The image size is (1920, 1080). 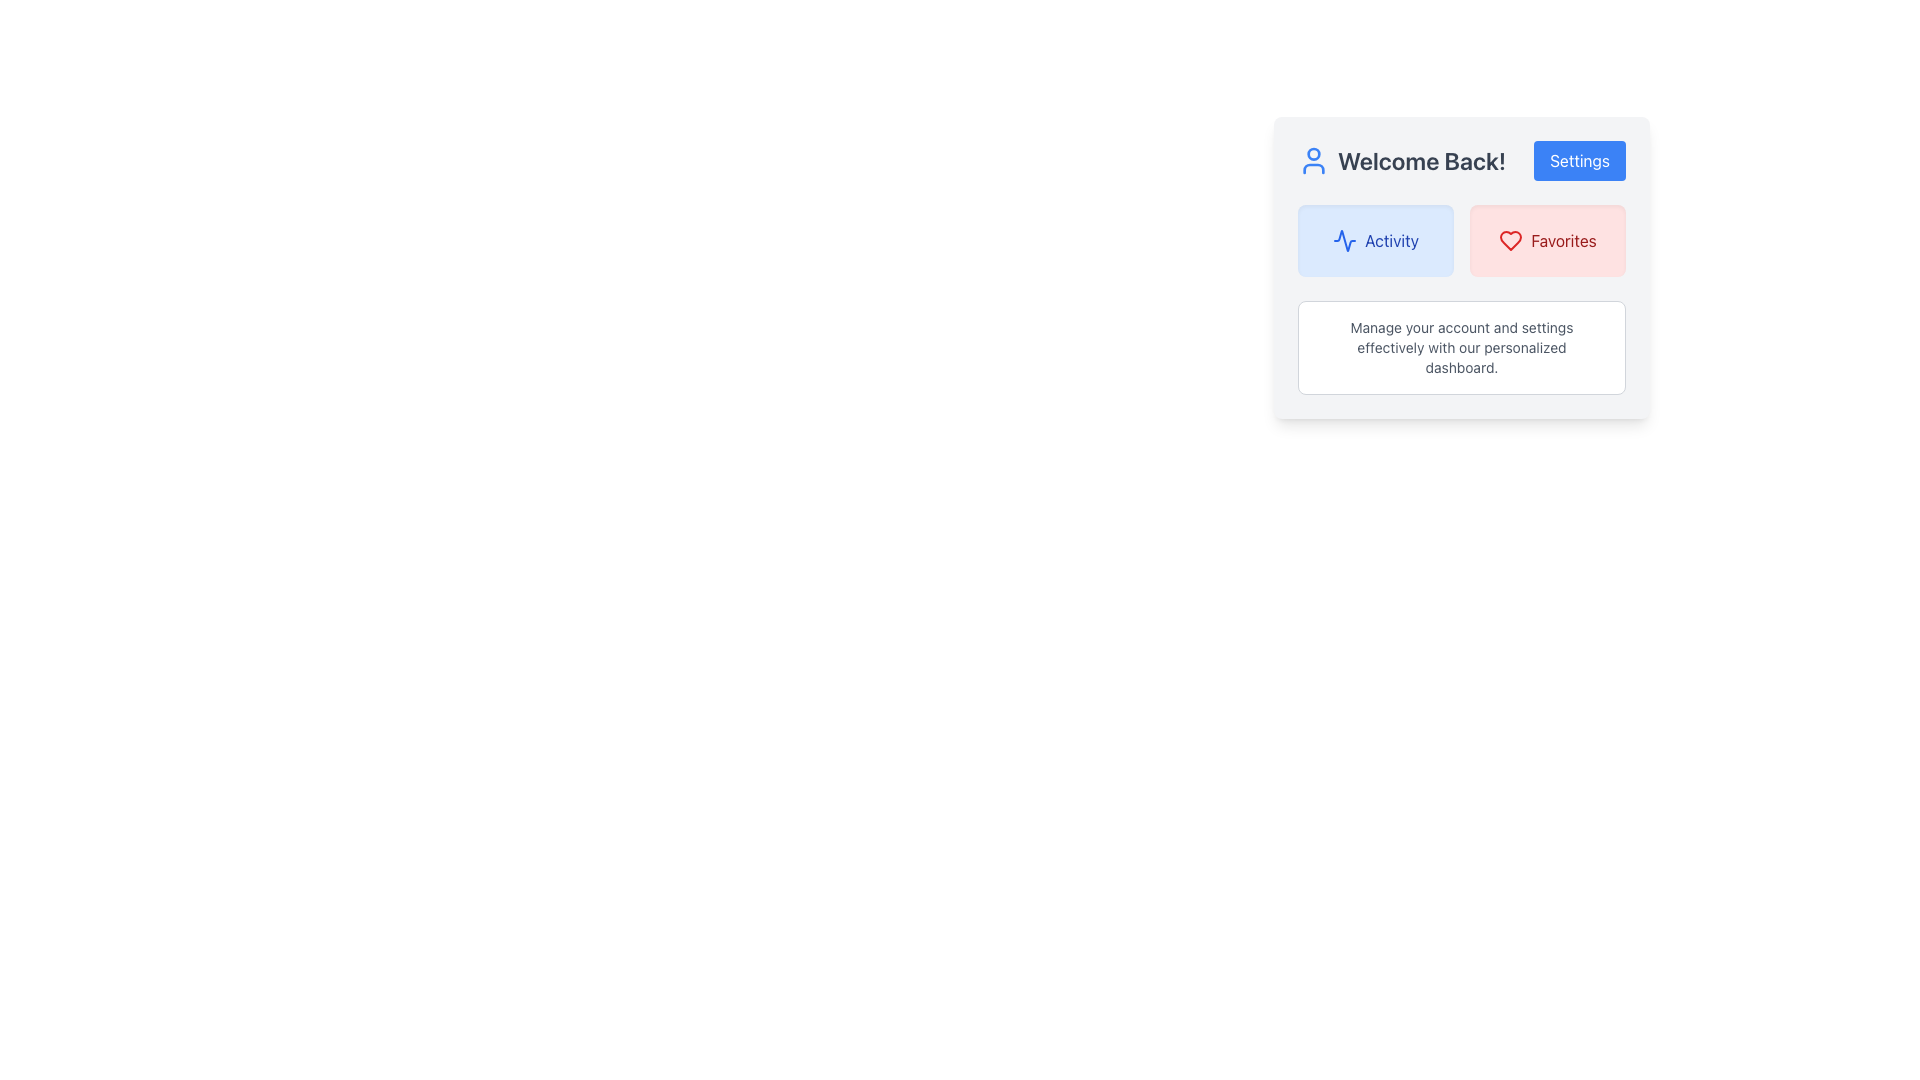 I want to click on the text box that contains the message 'Manage your account and settings effectively with our personalized dashboard.' which has a white background and gray border, so click(x=1462, y=346).